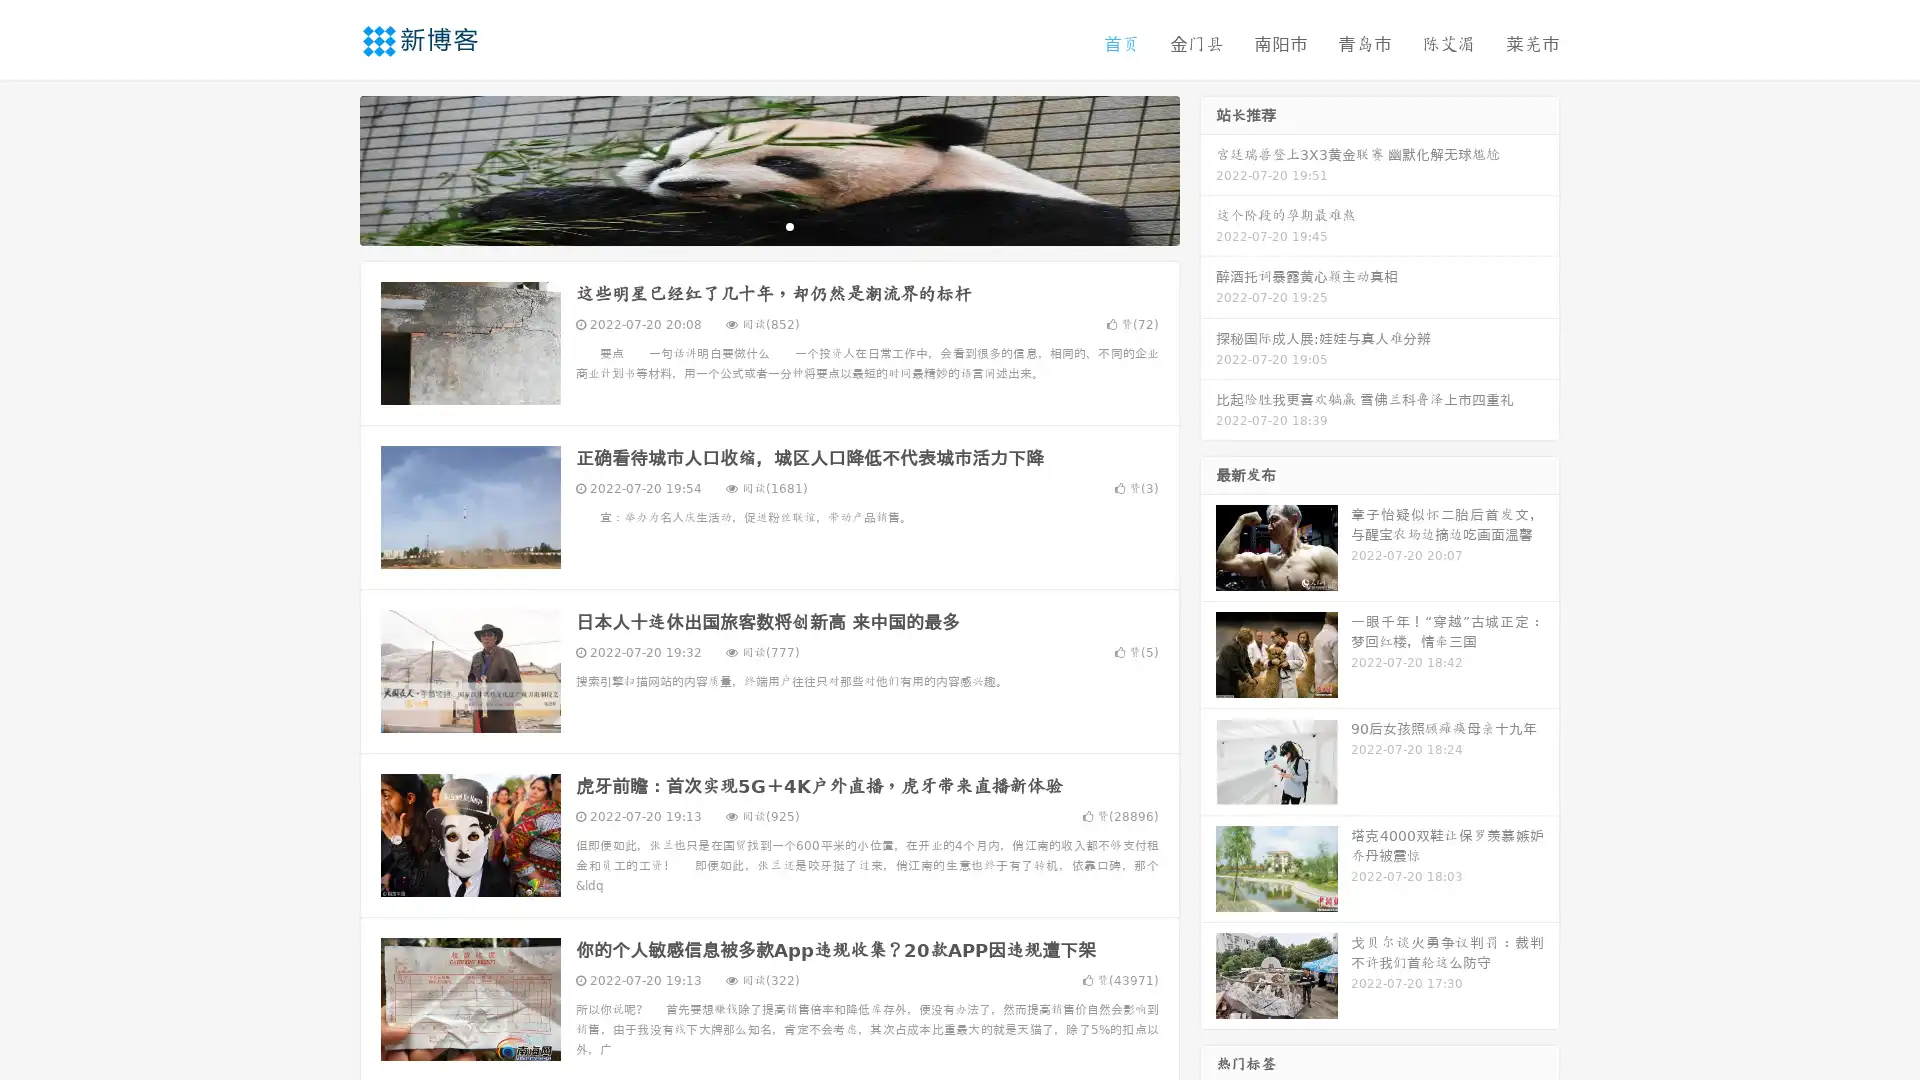 Image resolution: width=1920 pixels, height=1080 pixels. I want to click on Next slide, so click(1208, 168).